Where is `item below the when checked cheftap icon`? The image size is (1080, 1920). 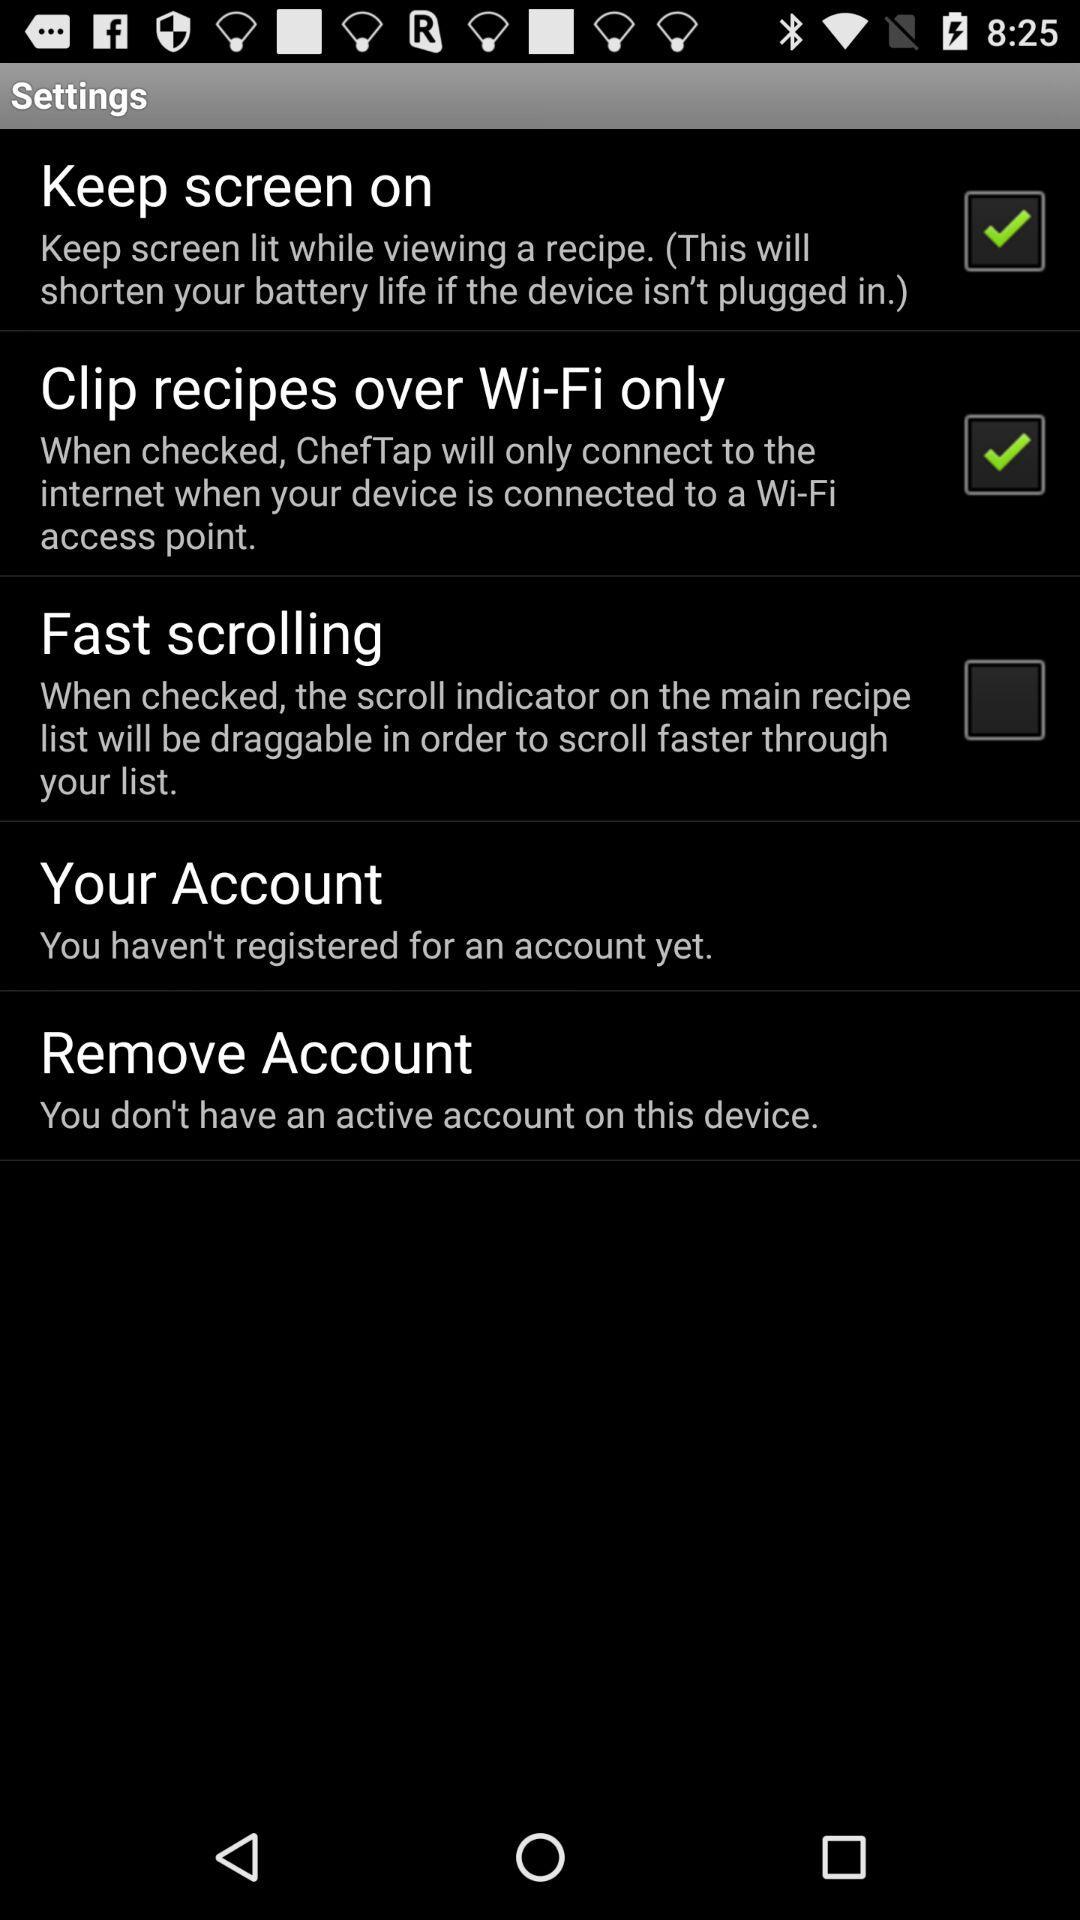
item below the when checked cheftap icon is located at coordinates (211, 630).